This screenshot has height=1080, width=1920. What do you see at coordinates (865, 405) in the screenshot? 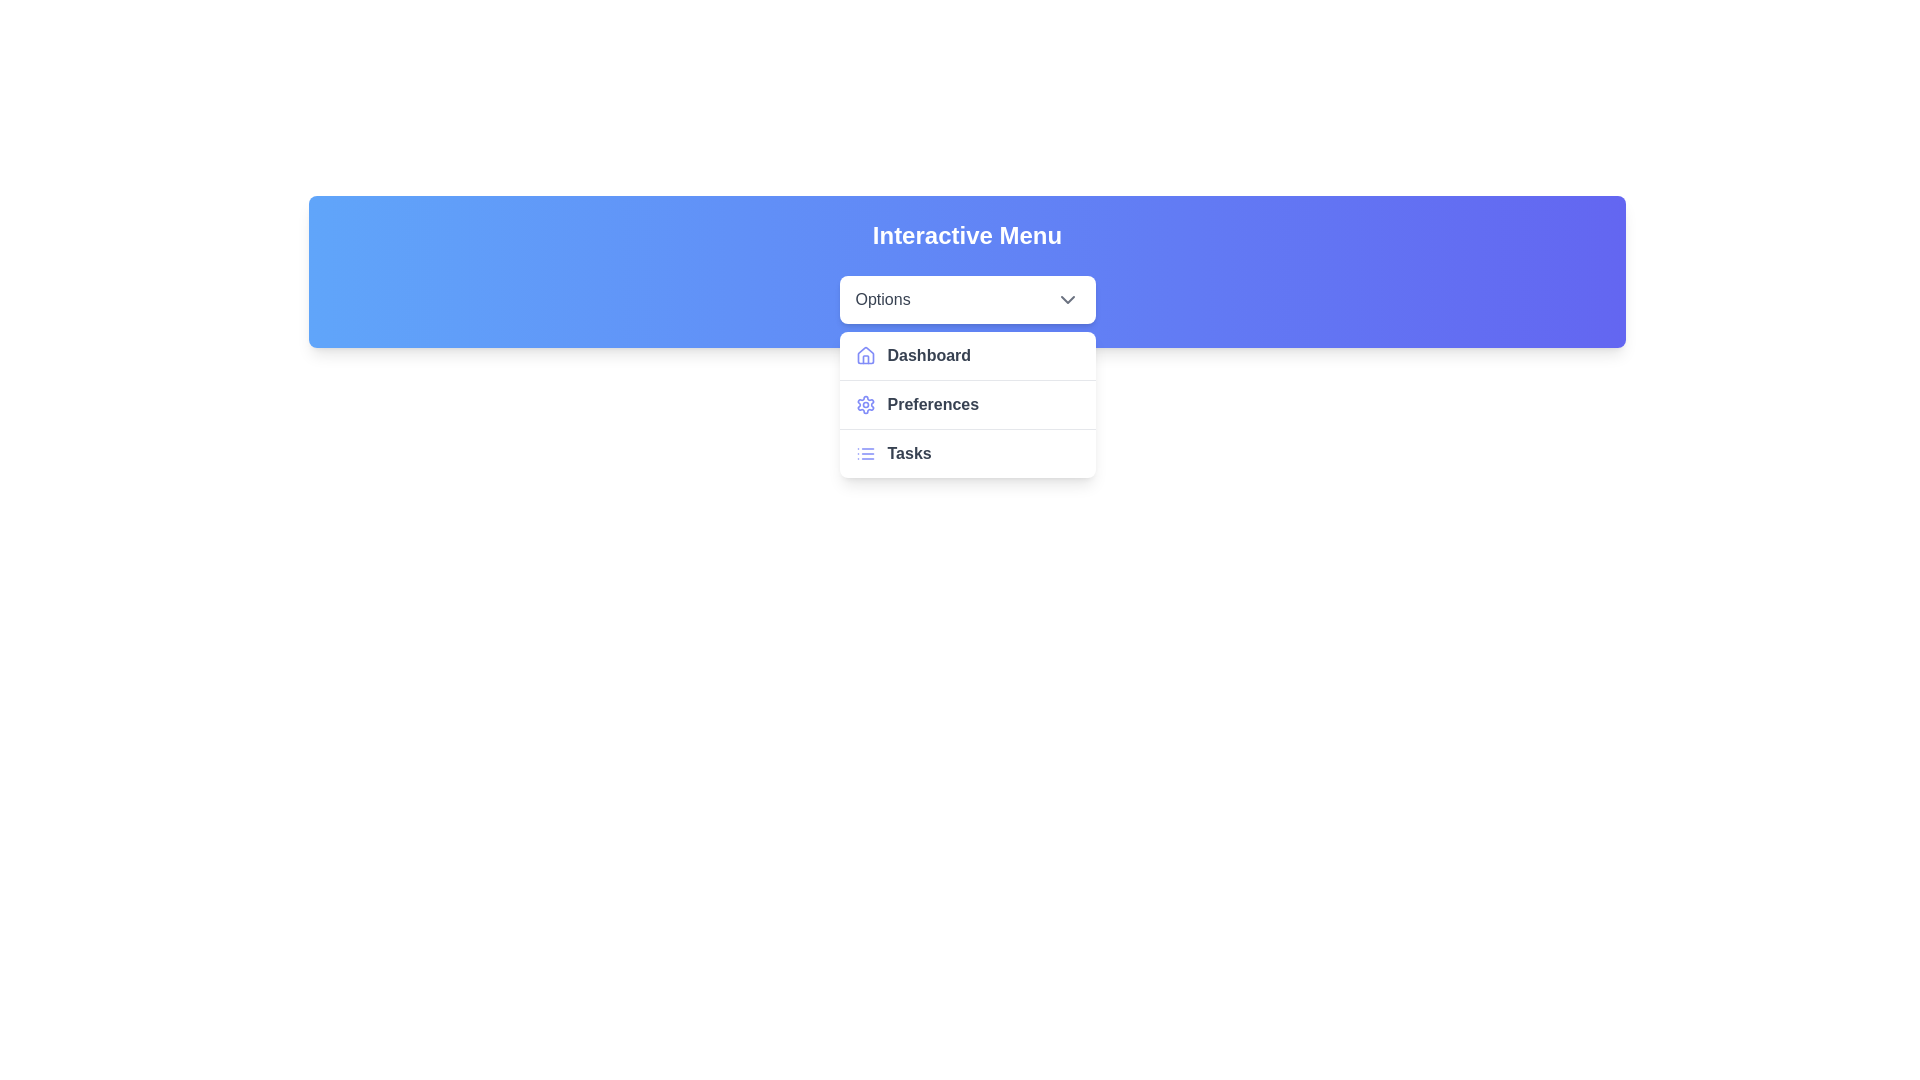
I see `the gear icon that represents settings, located on the top bar of the interface` at bounding box center [865, 405].